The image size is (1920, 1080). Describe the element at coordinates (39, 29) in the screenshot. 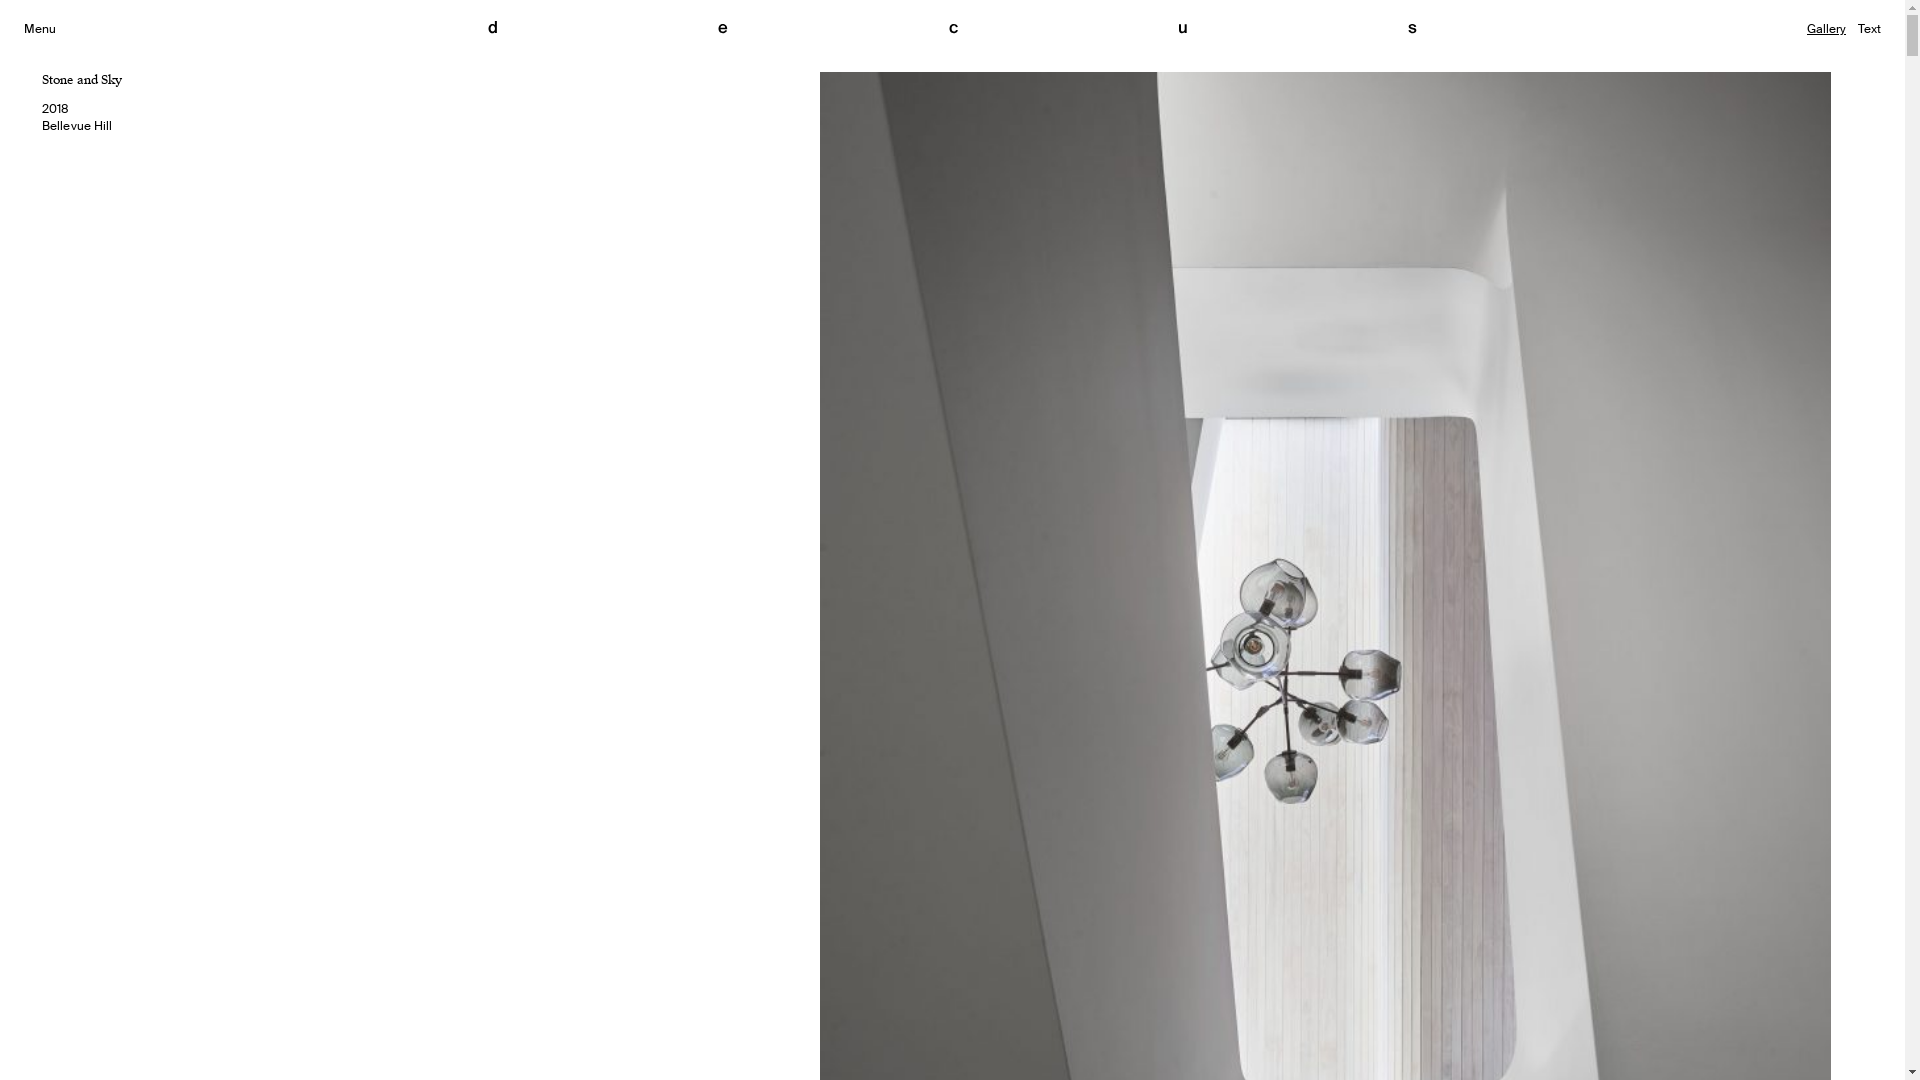

I see `'Menu'` at that location.